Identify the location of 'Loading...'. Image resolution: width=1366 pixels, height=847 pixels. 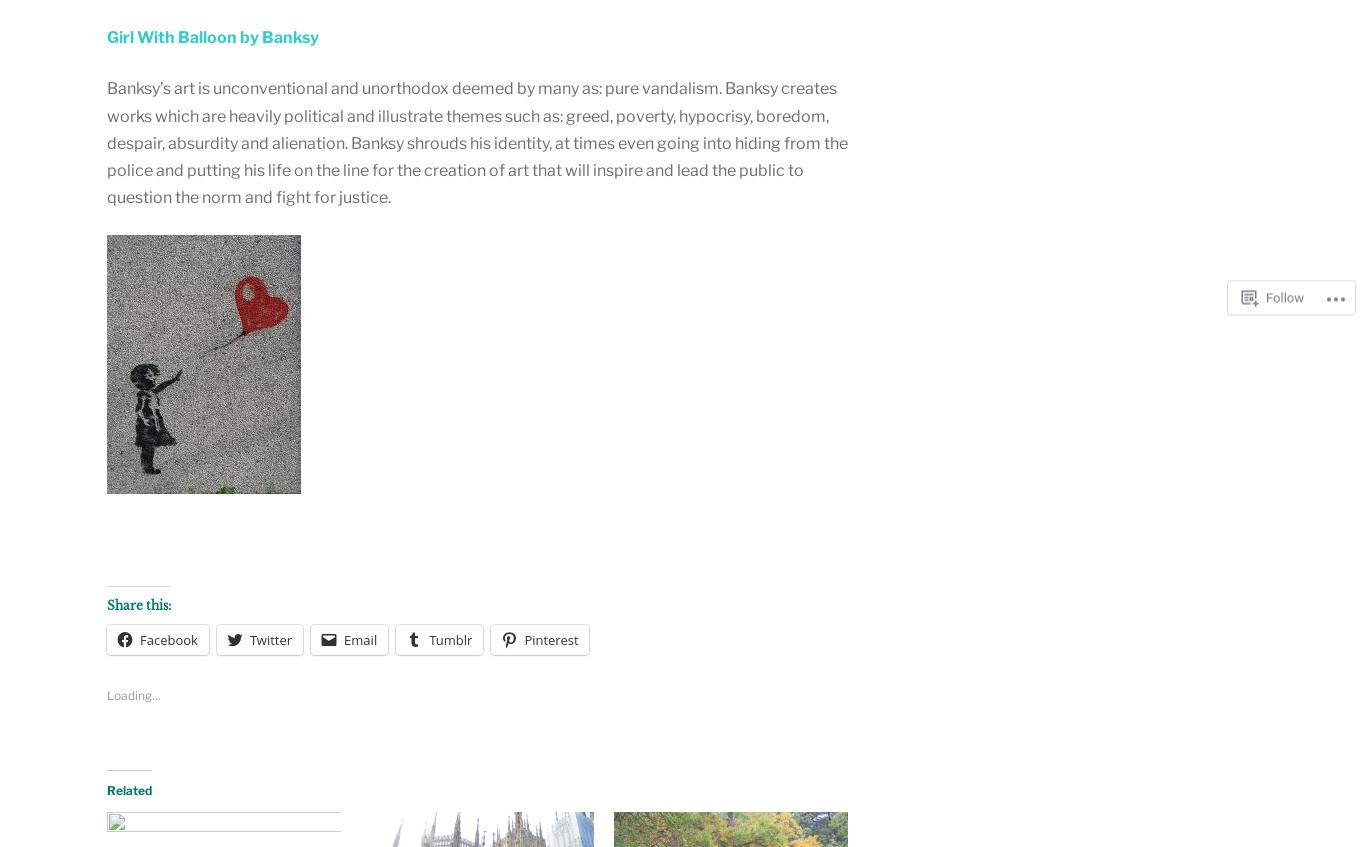
(133, 695).